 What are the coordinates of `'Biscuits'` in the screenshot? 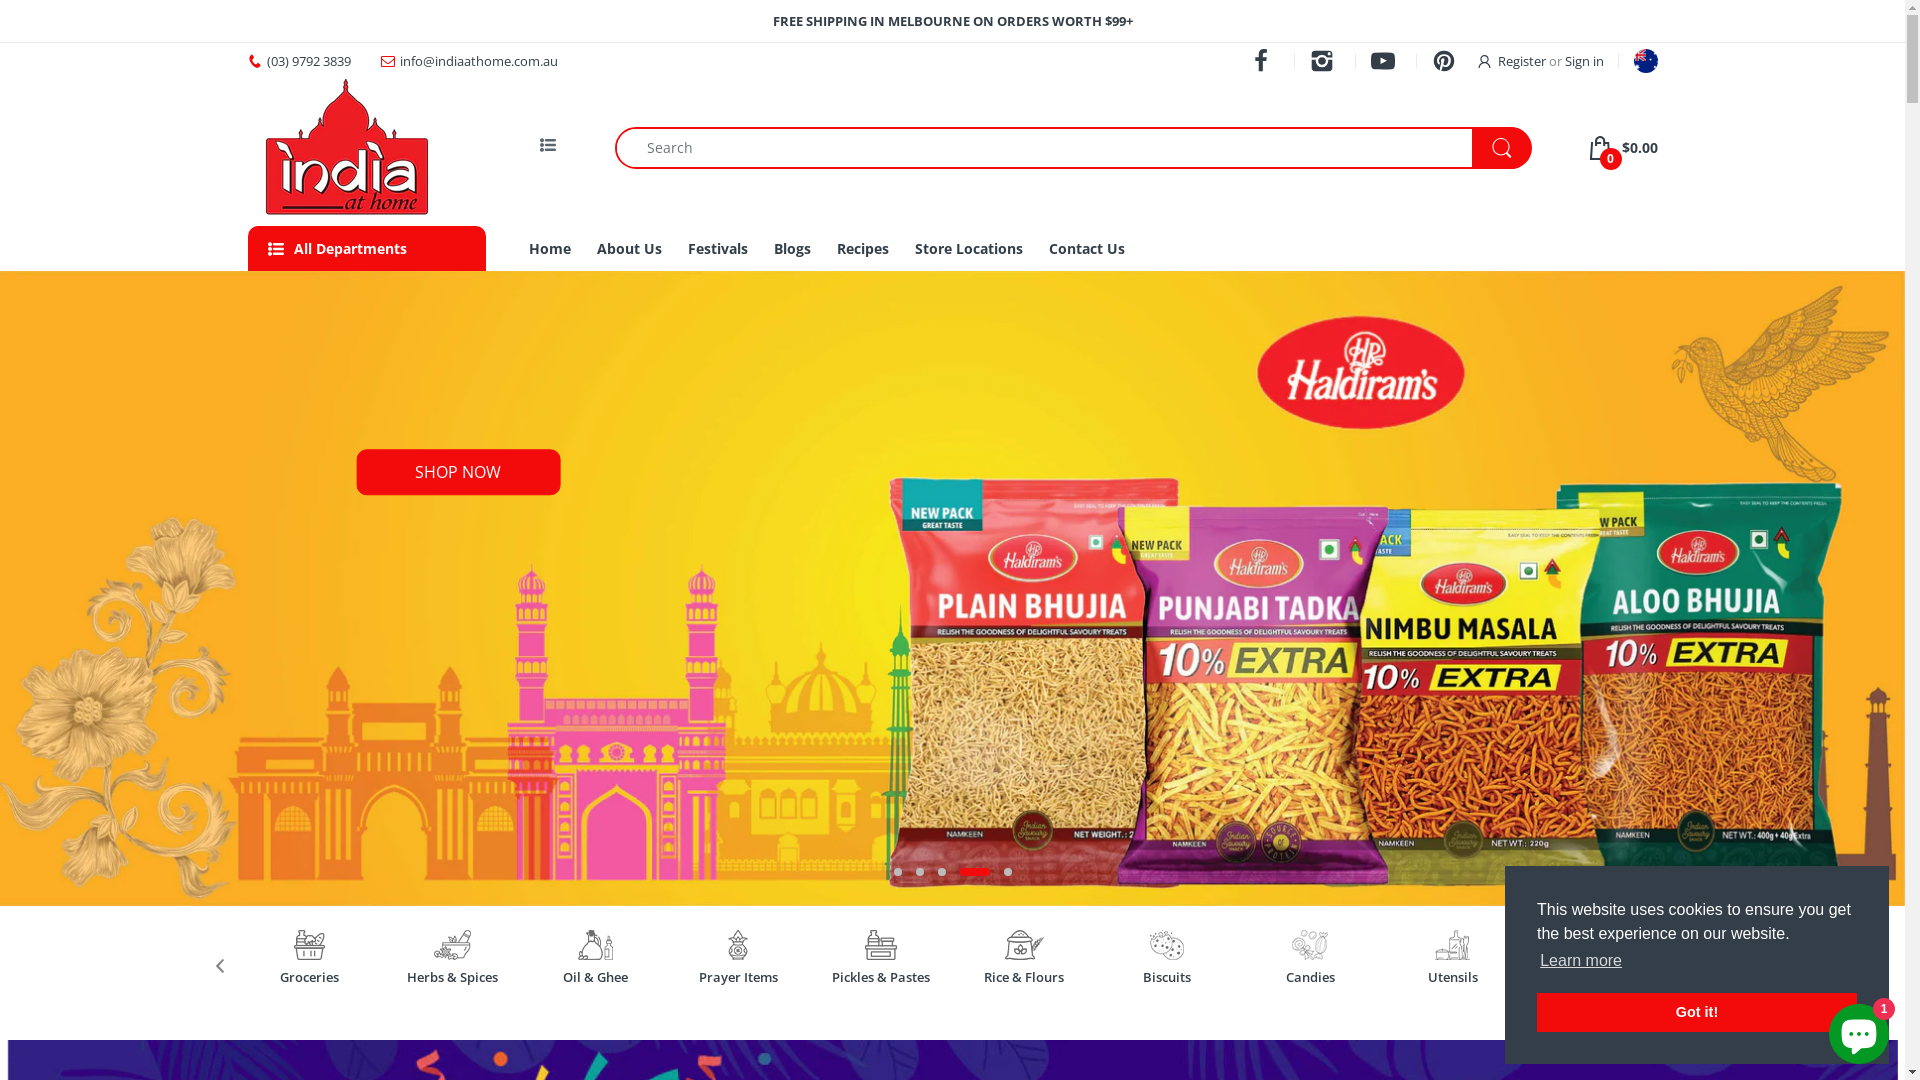 It's located at (1116, 976).